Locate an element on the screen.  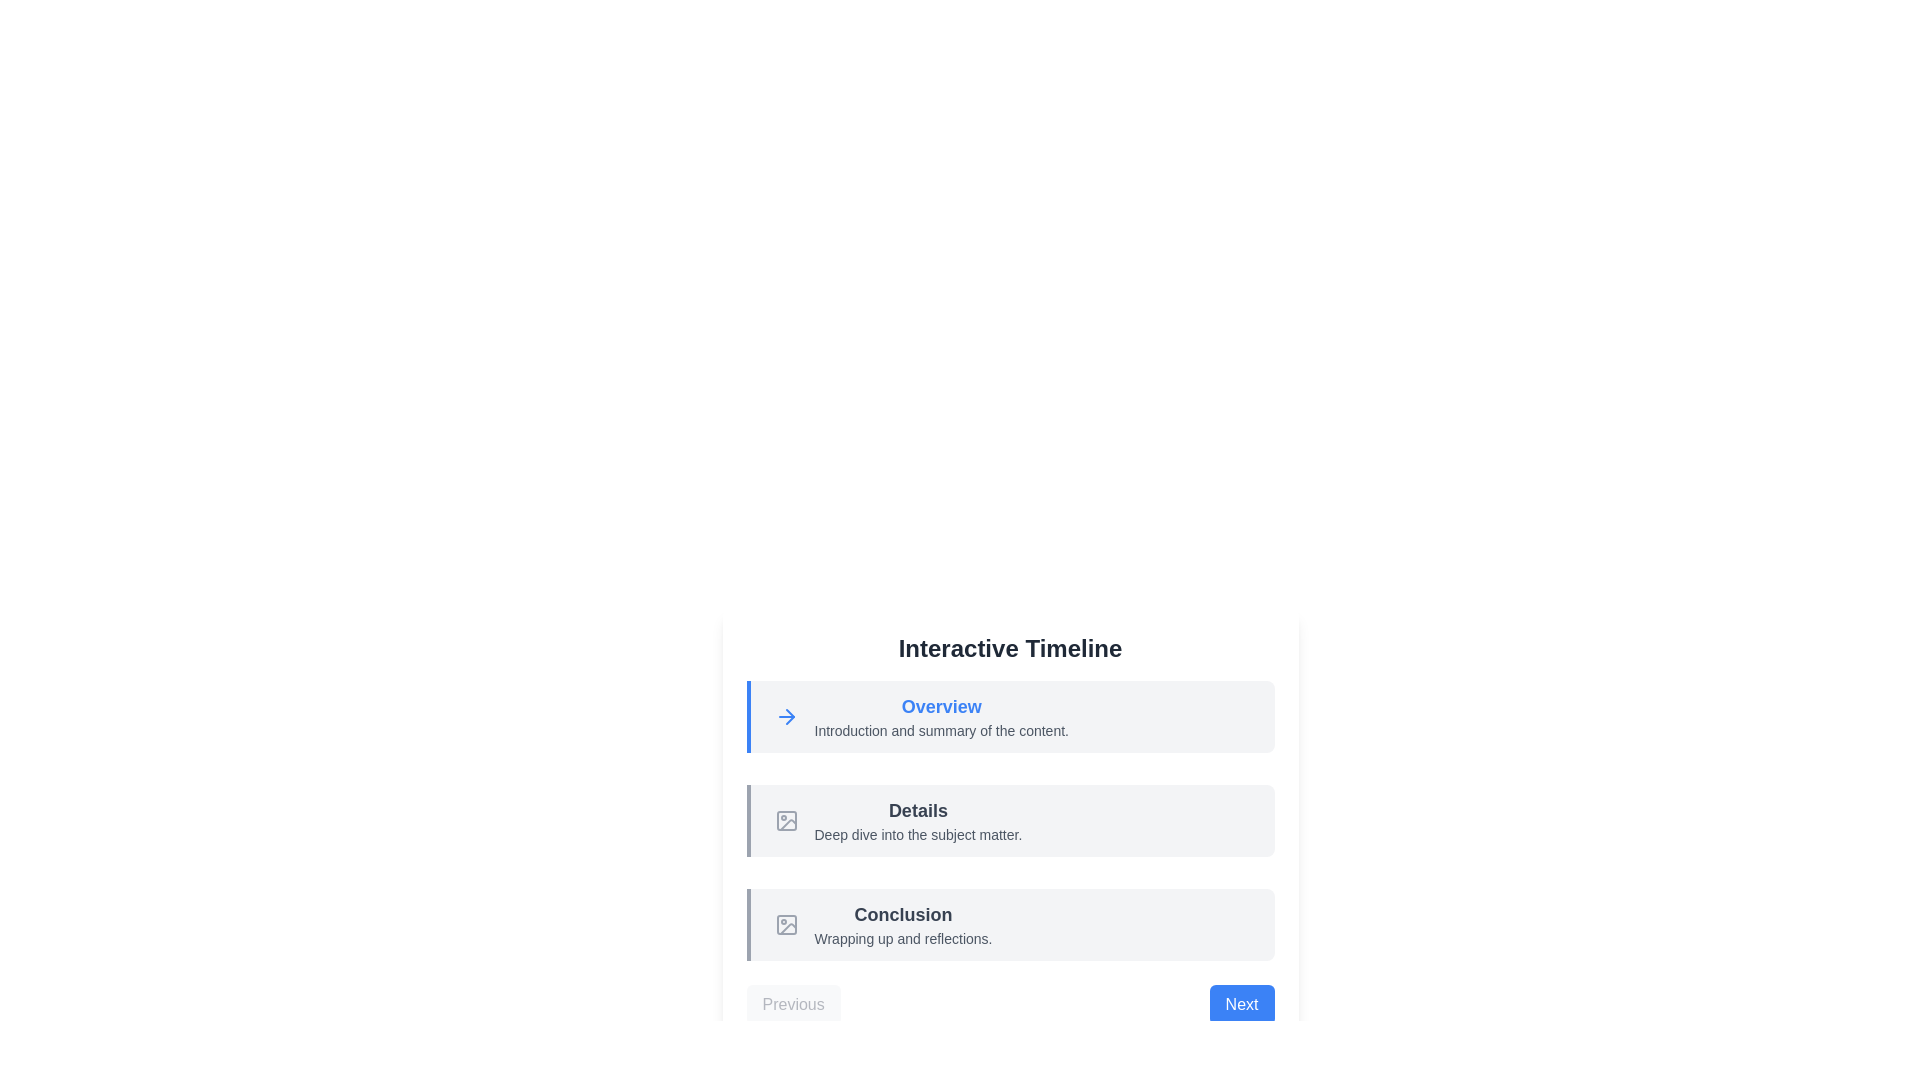
the Previous button to navigate the timeline is located at coordinates (791, 1005).